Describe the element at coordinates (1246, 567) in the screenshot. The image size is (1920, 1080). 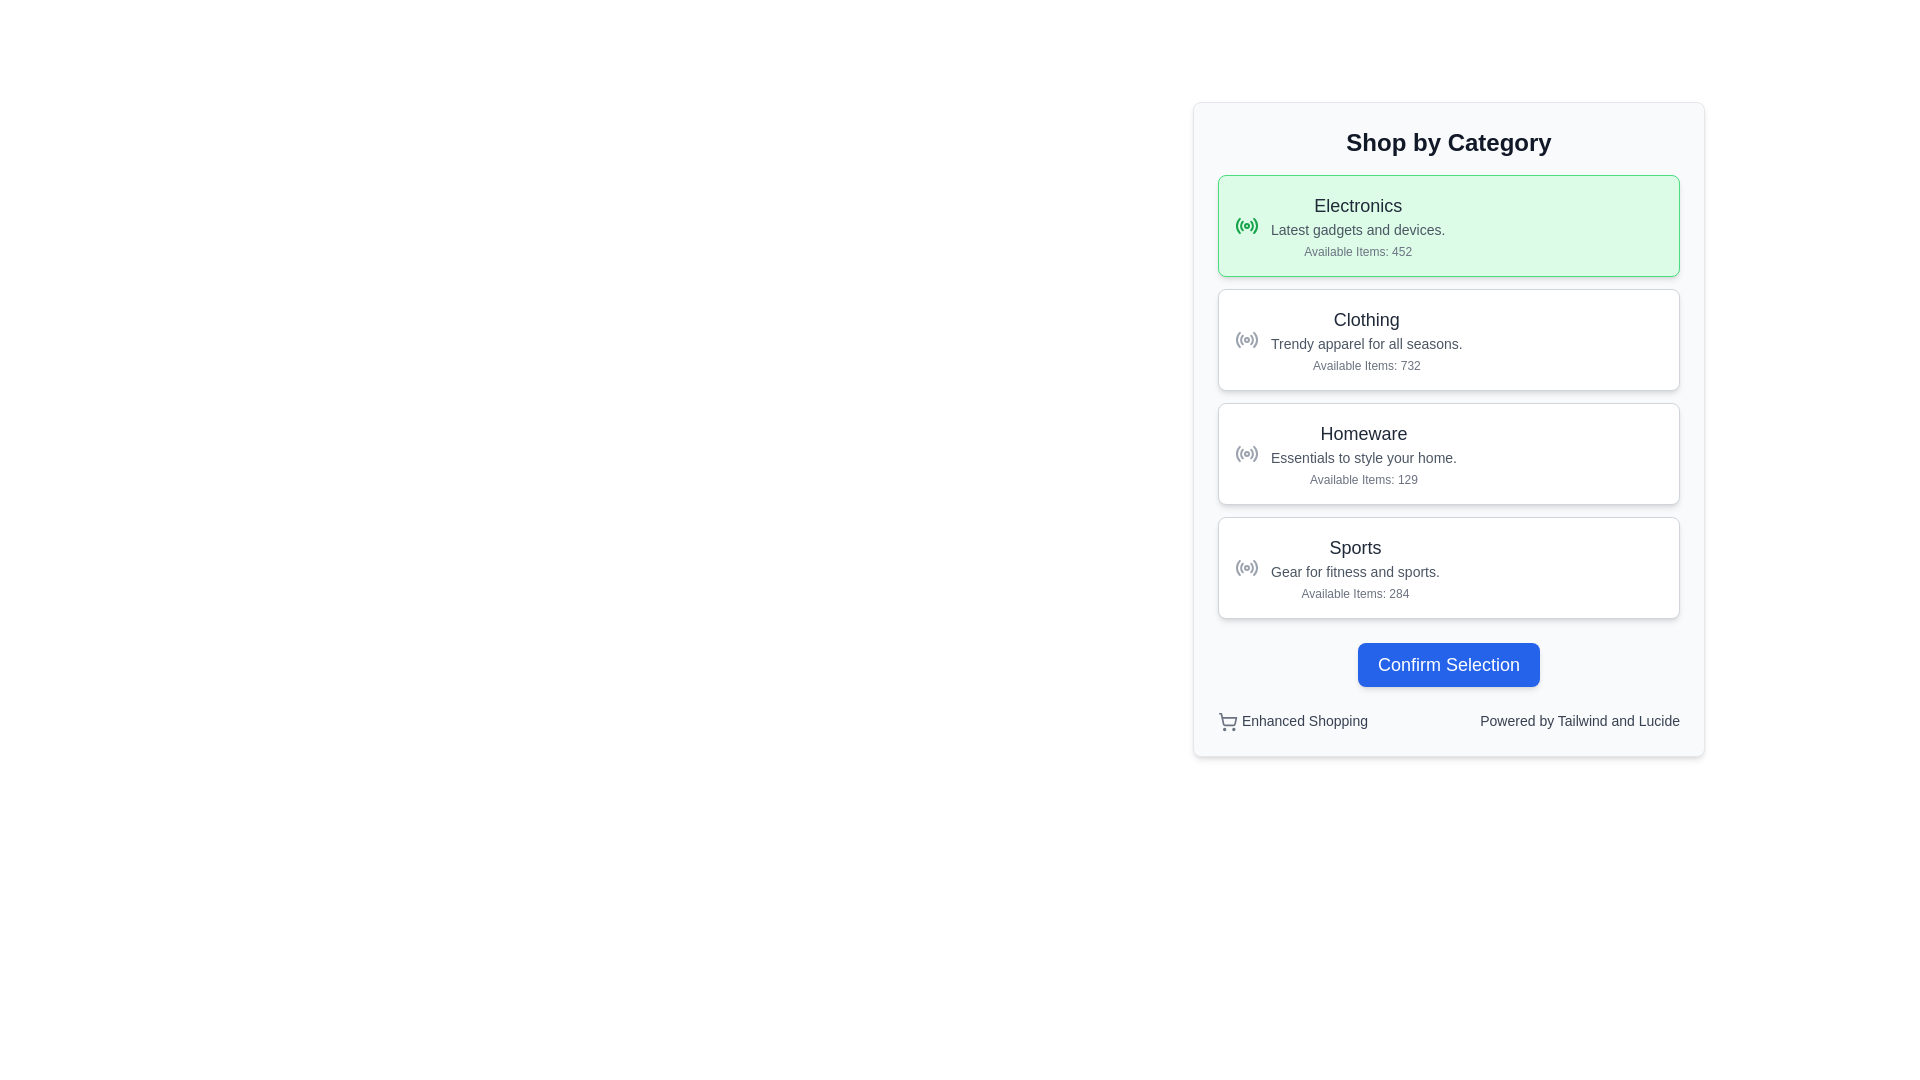
I see `the Sports category icon located on the left side of the line item labeled 'Sports' in the 'Shop by Category' section` at that location.